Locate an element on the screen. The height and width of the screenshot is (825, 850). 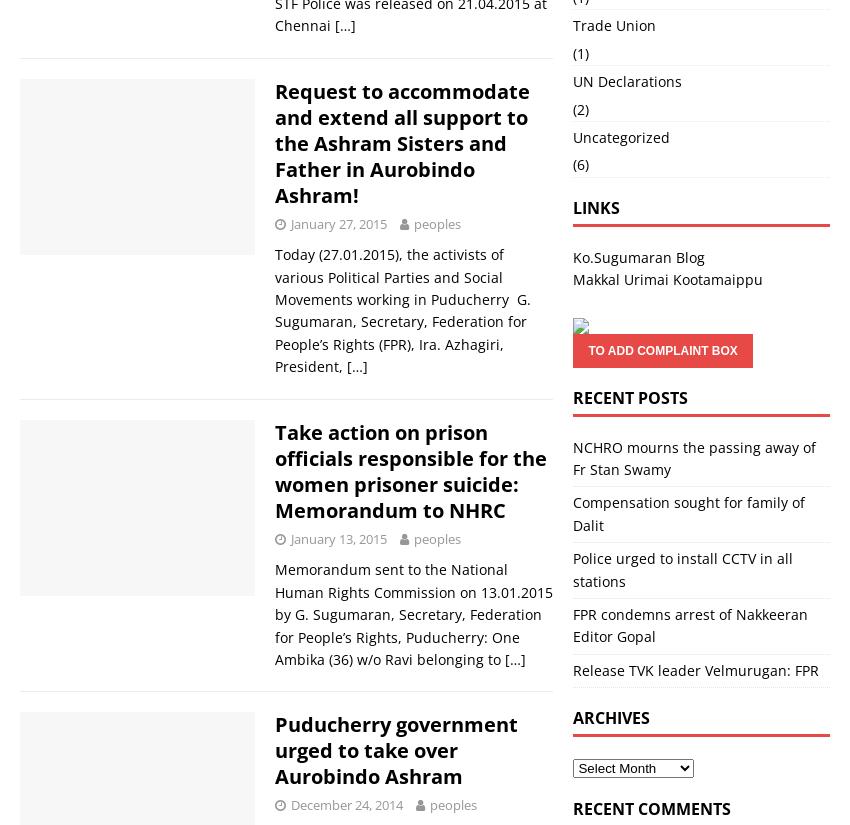
'(6)' is located at coordinates (580, 164).